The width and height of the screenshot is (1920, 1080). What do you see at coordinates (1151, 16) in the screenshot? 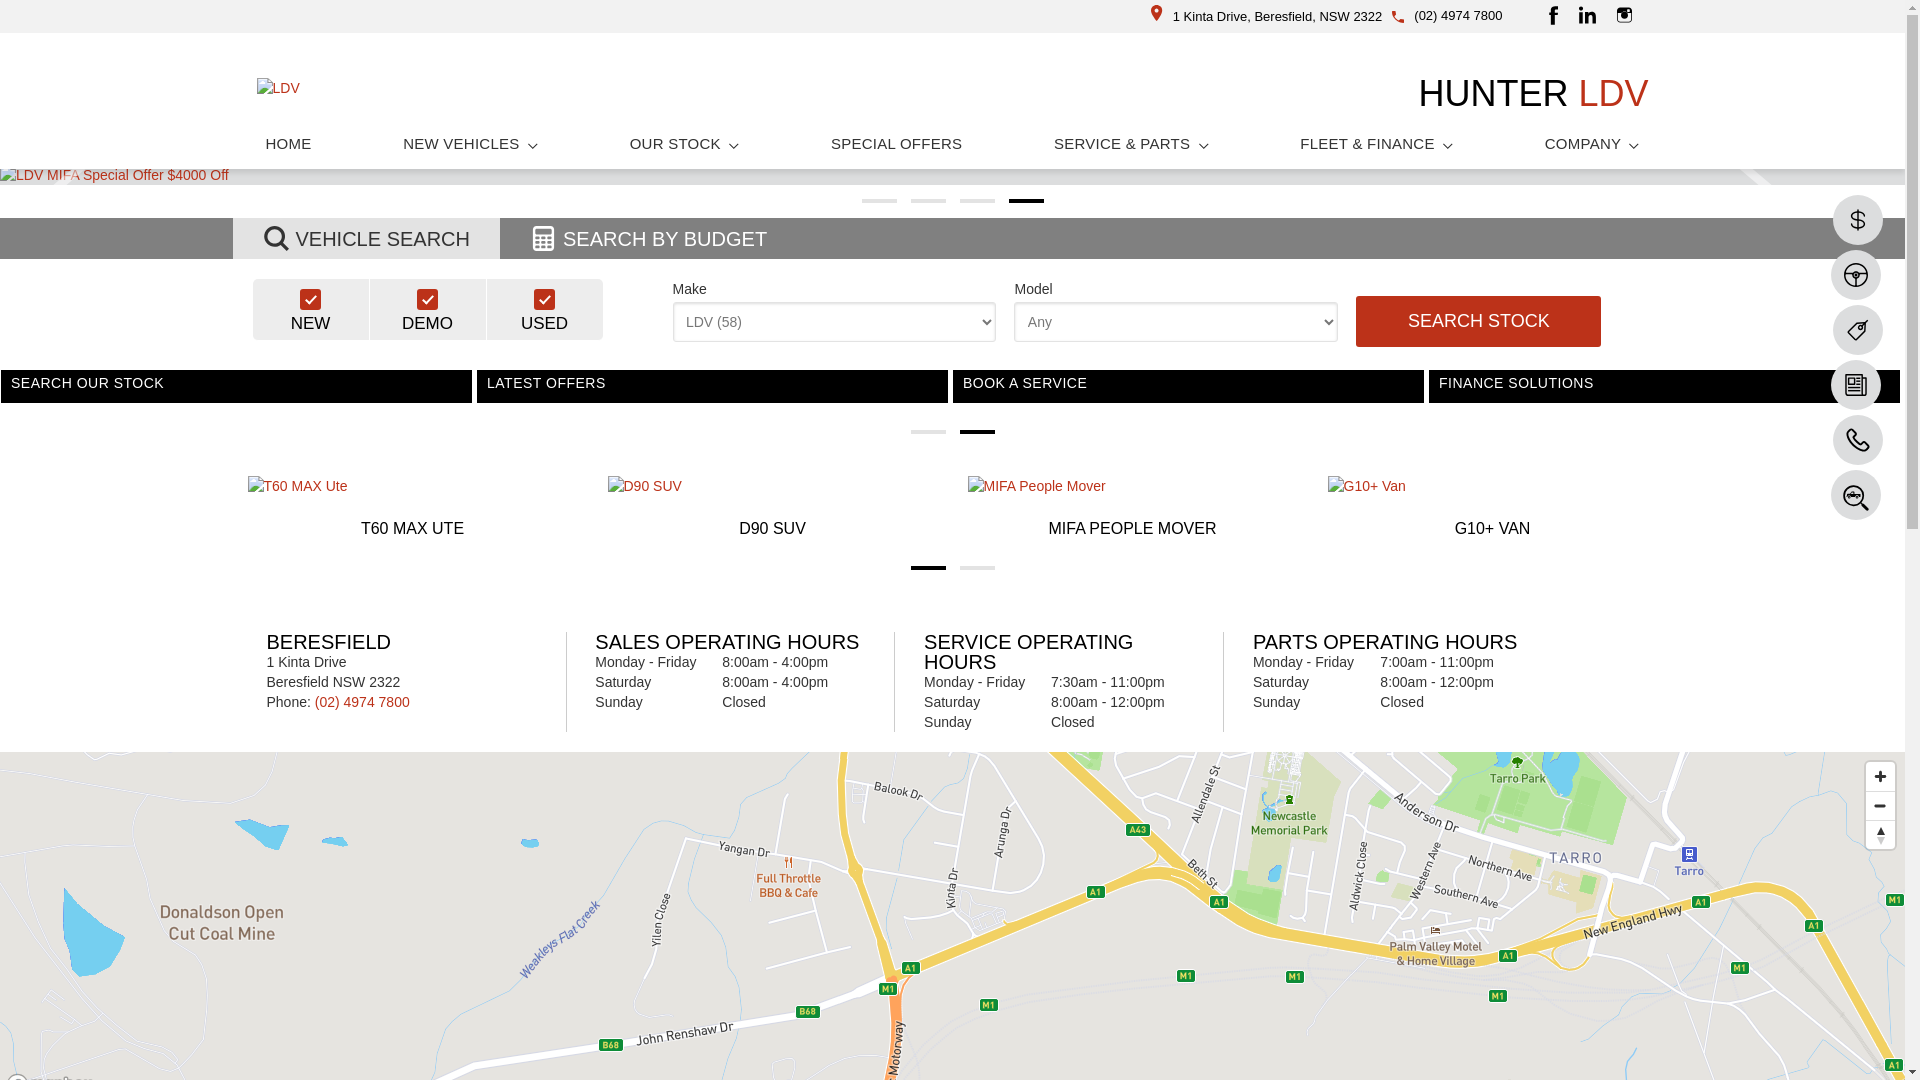
I see `'1 Kinta Drive, Beresfield, NSW 2322'` at bounding box center [1151, 16].